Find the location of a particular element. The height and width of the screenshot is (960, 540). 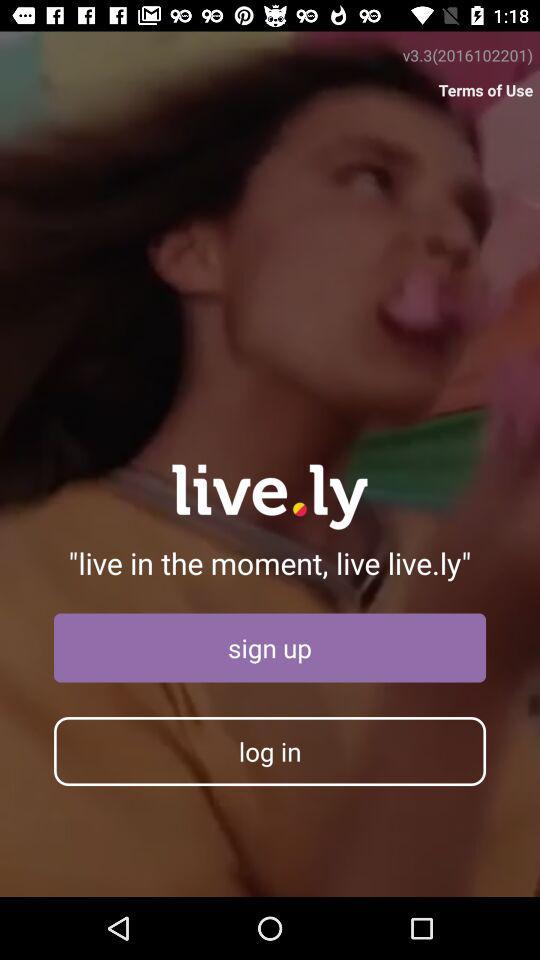

terms of use item is located at coordinates (485, 90).